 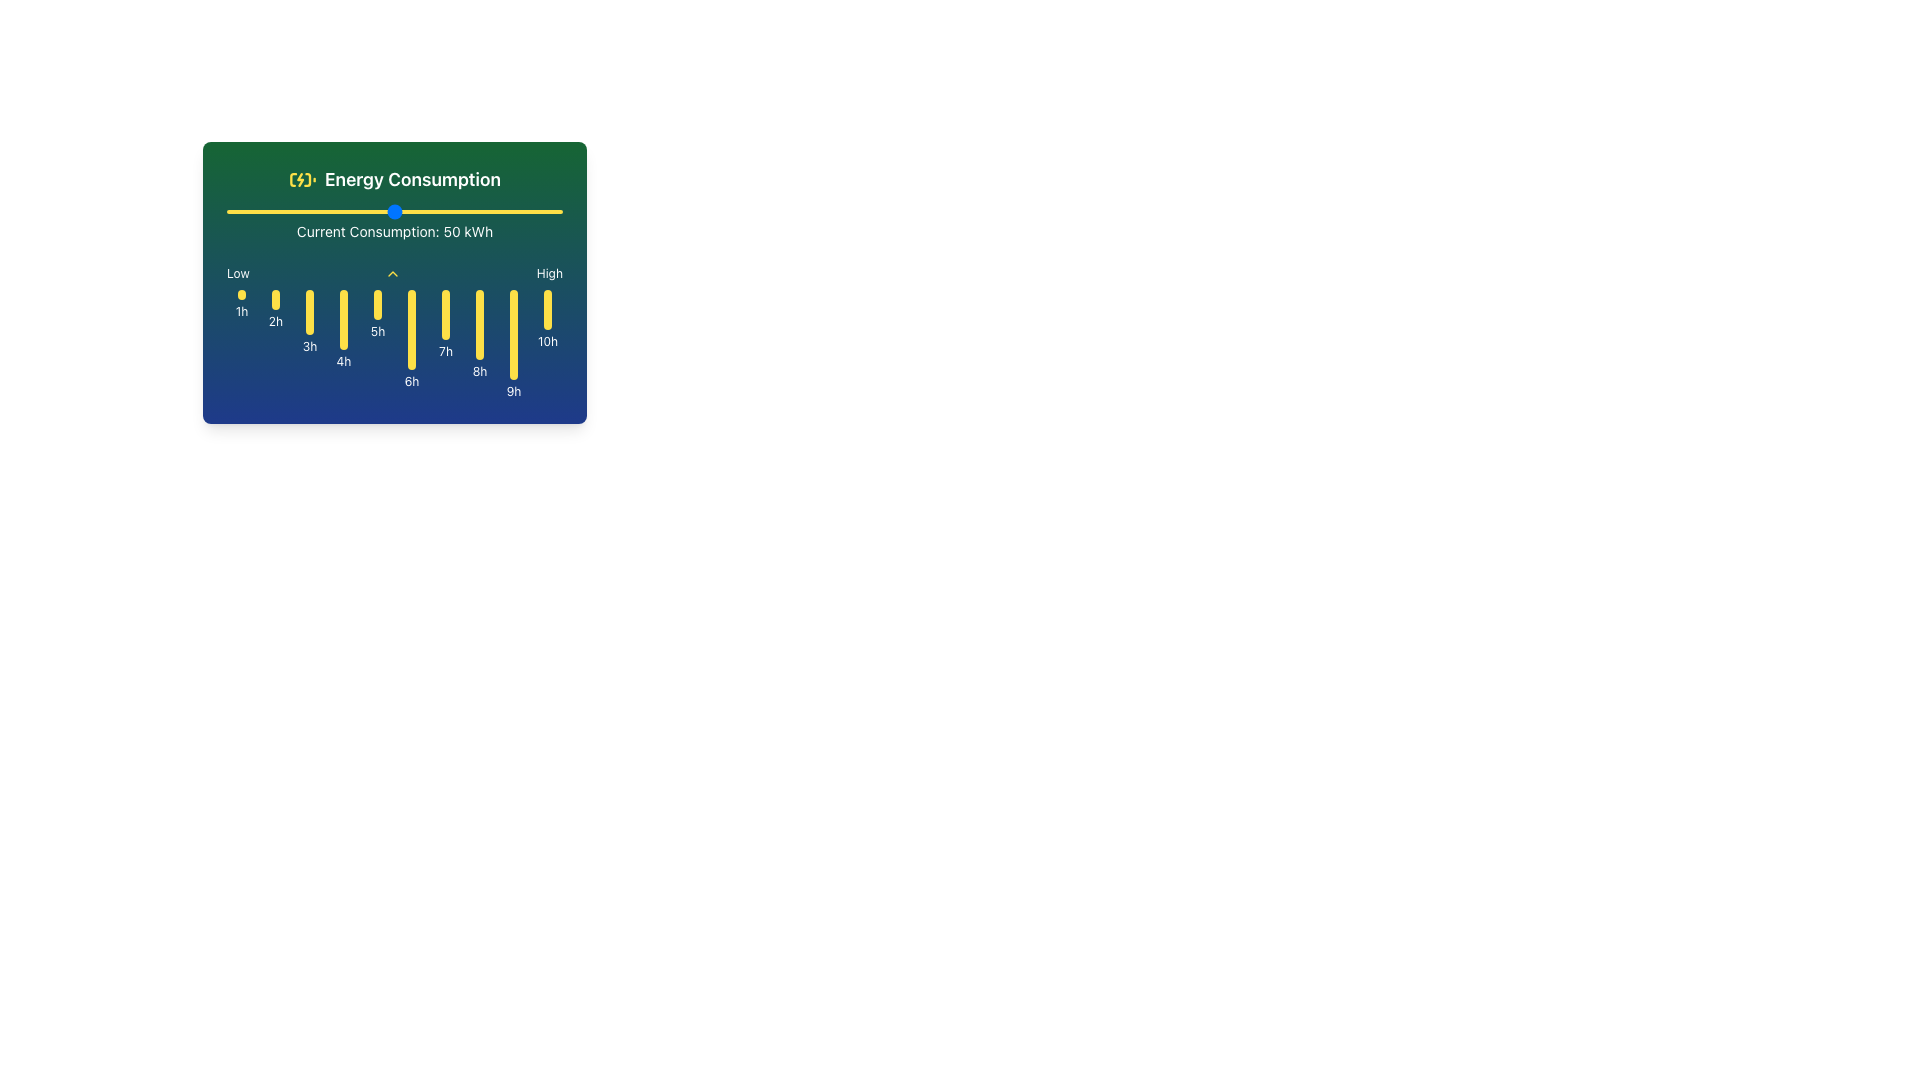 I want to click on the upward-facing yellow chevron icon located between 'Low' and 'High' labels, below 'Current Consumption: 50 kWh', so click(x=393, y=273).